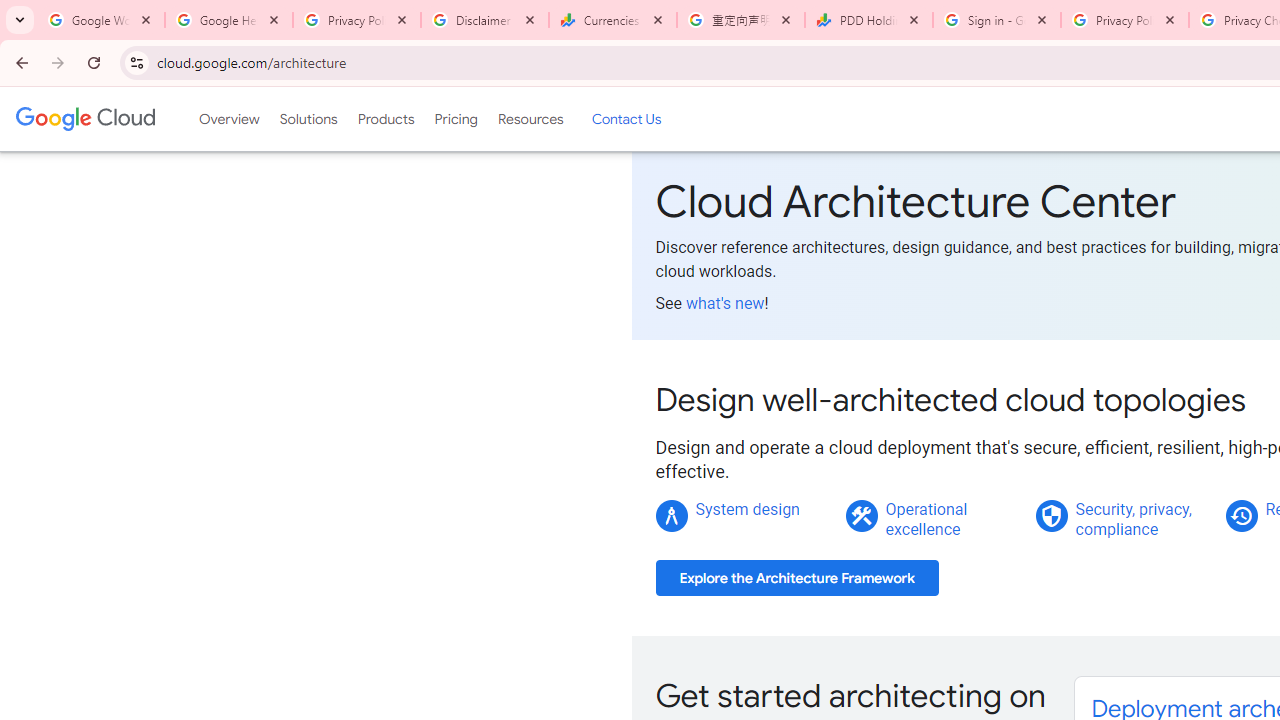 The height and width of the screenshot is (720, 1280). I want to click on 'Sign in - Google Accounts', so click(997, 20).